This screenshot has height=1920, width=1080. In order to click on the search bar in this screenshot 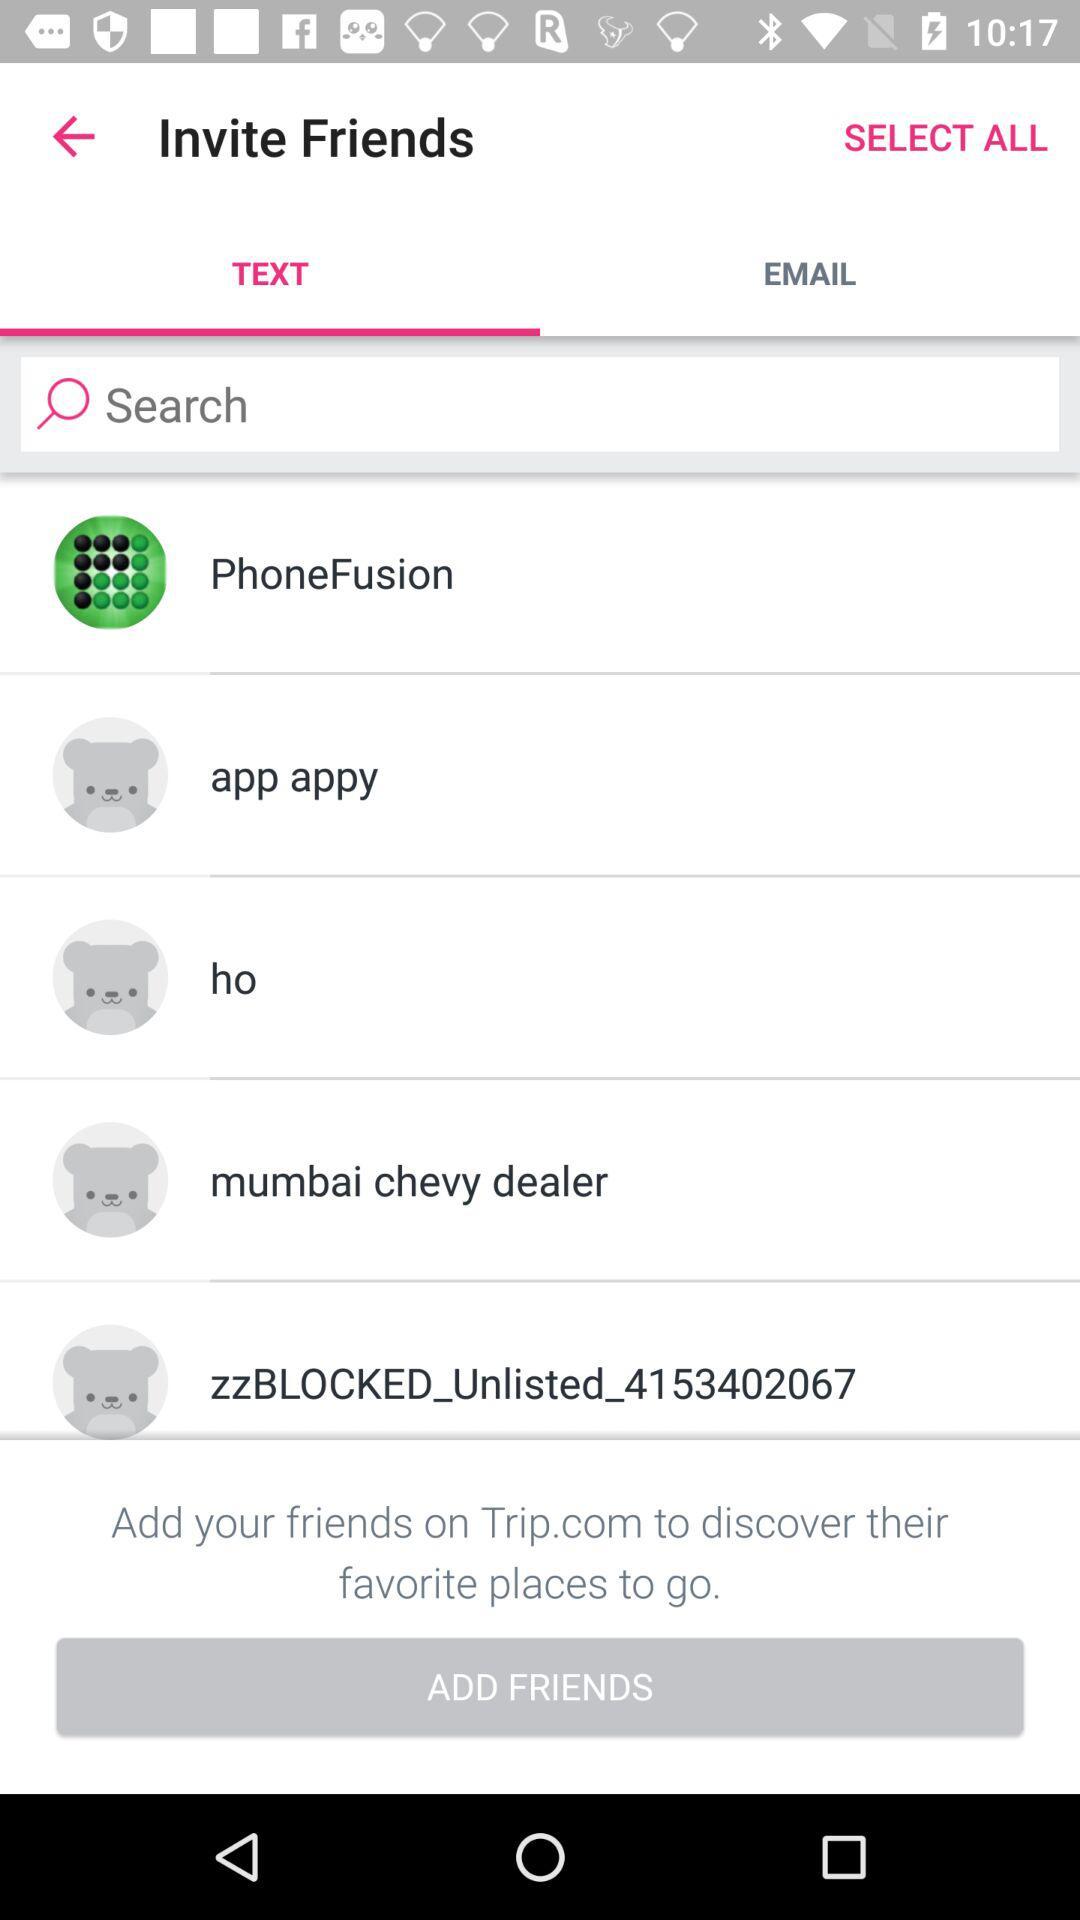, I will do `click(540, 403)`.